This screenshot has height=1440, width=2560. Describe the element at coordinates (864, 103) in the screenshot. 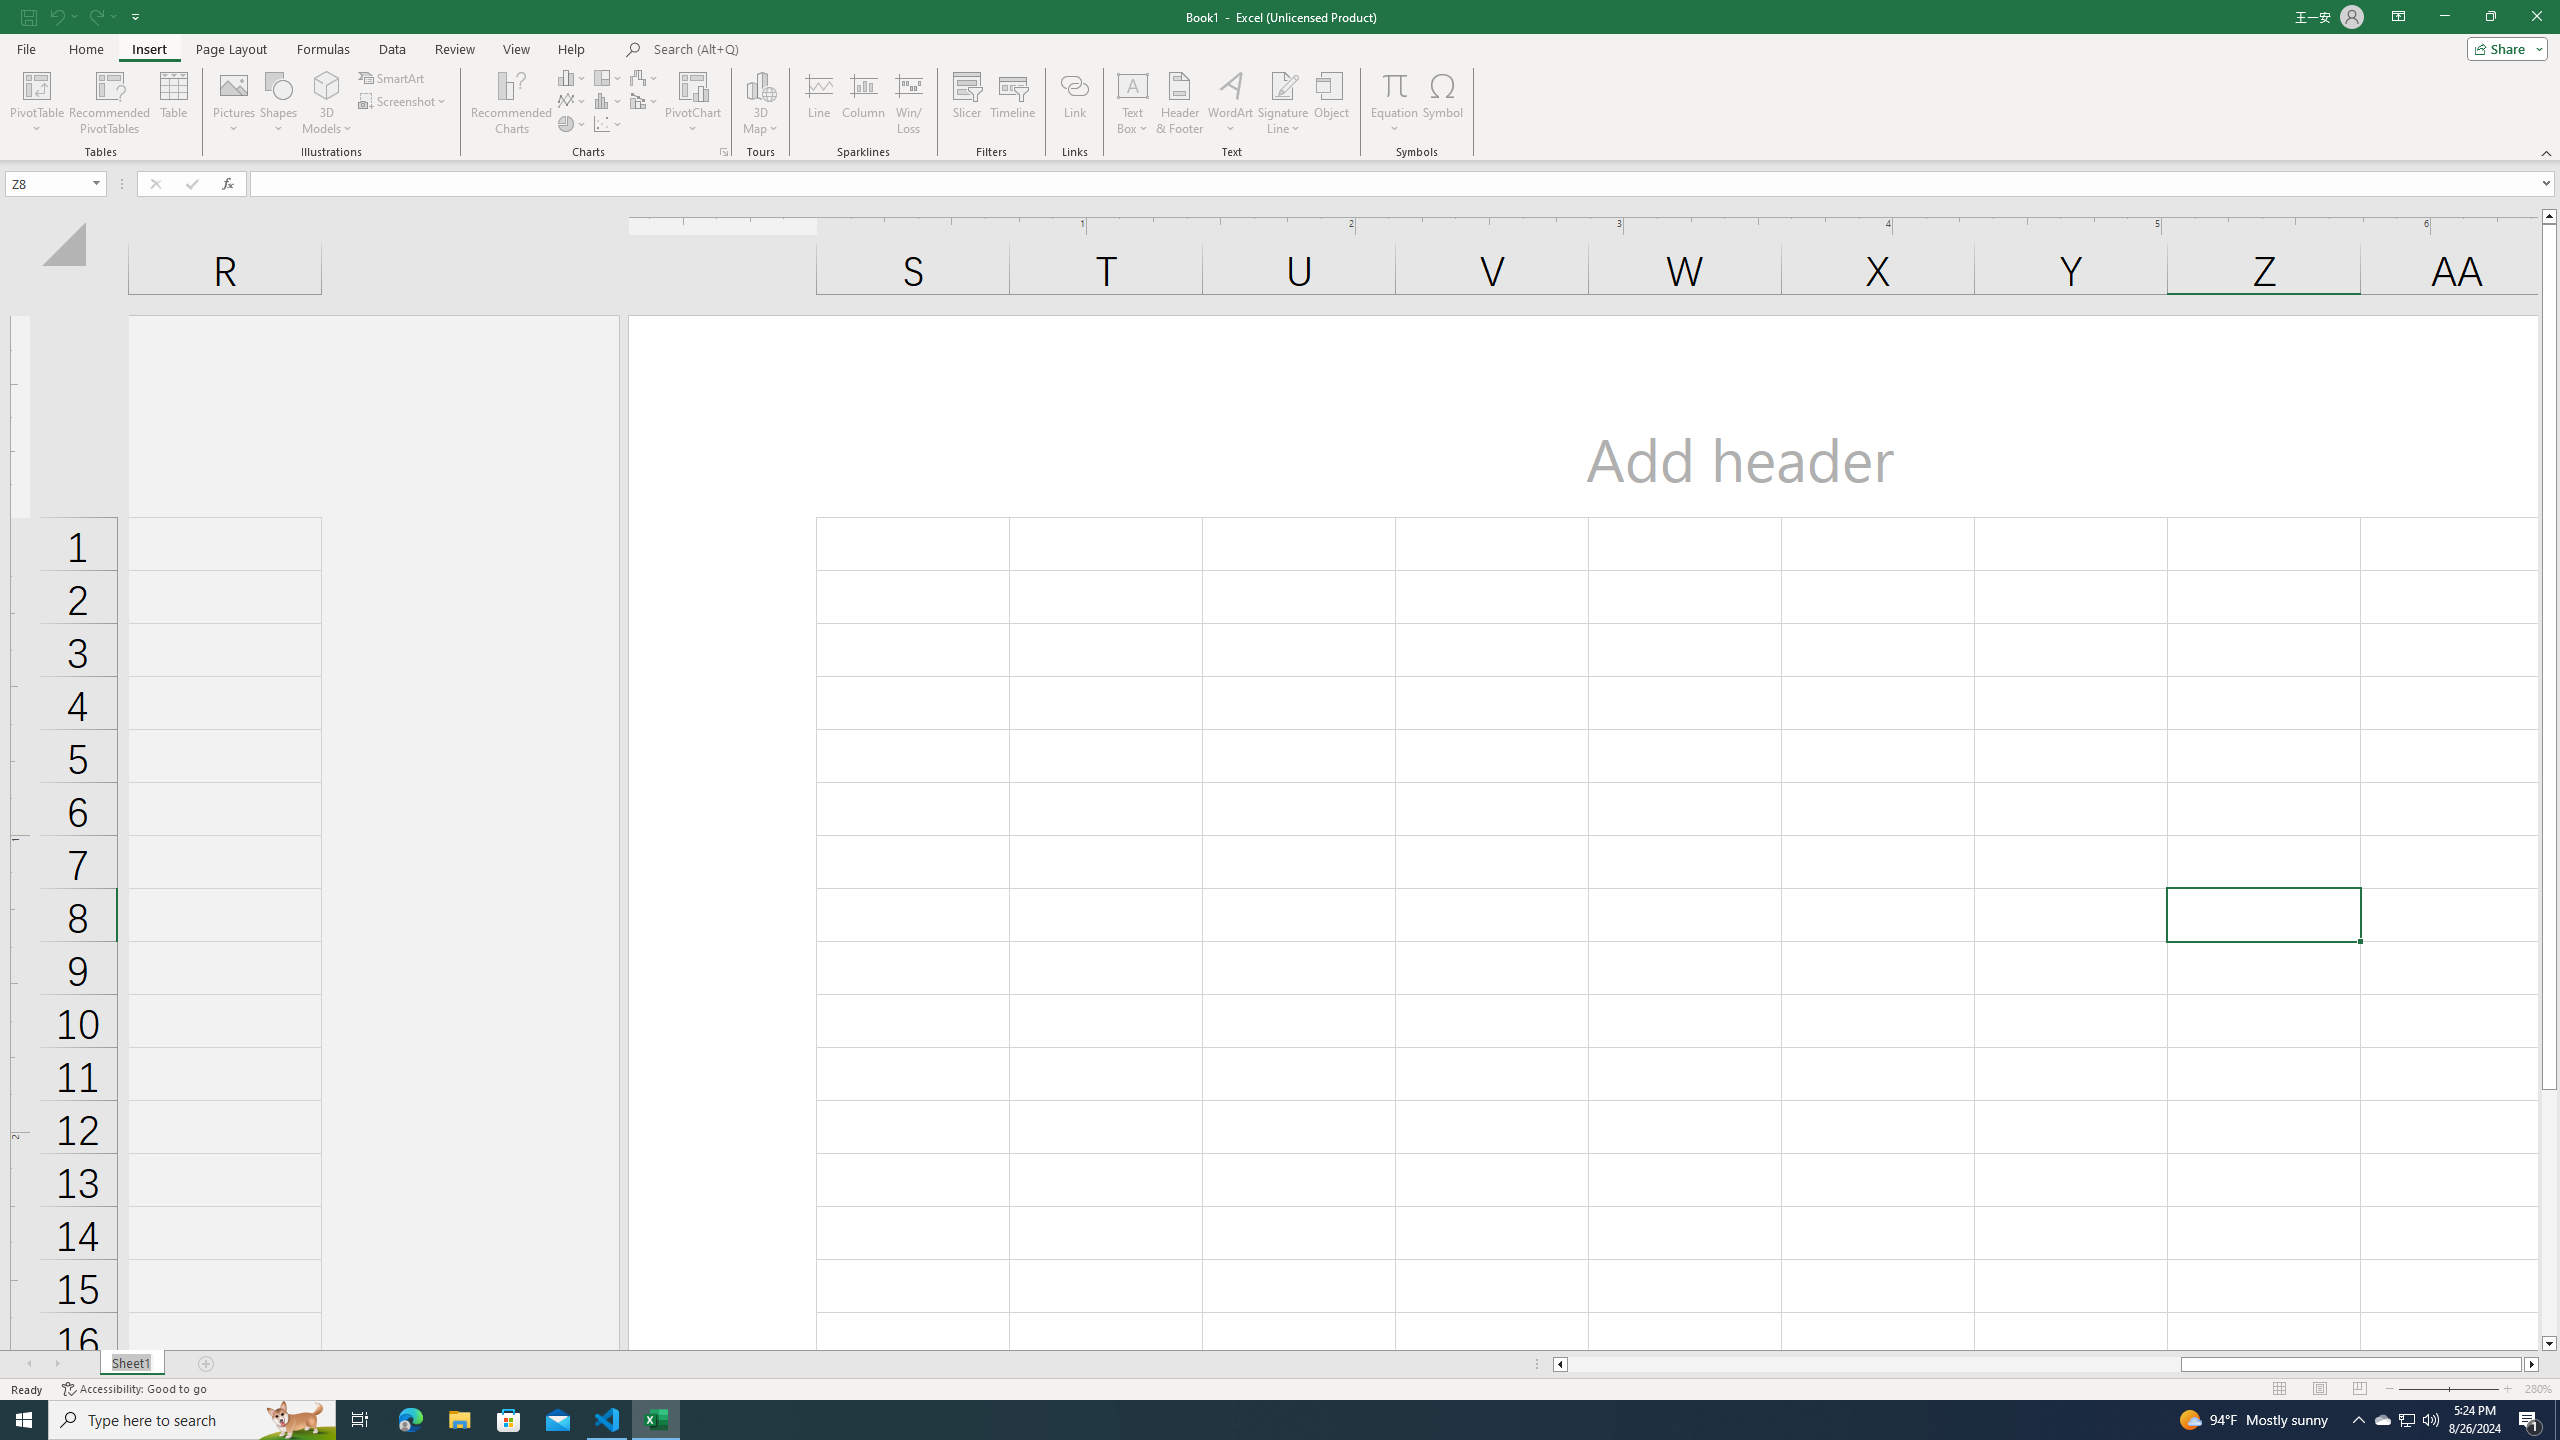

I see `'Column'` at that location.